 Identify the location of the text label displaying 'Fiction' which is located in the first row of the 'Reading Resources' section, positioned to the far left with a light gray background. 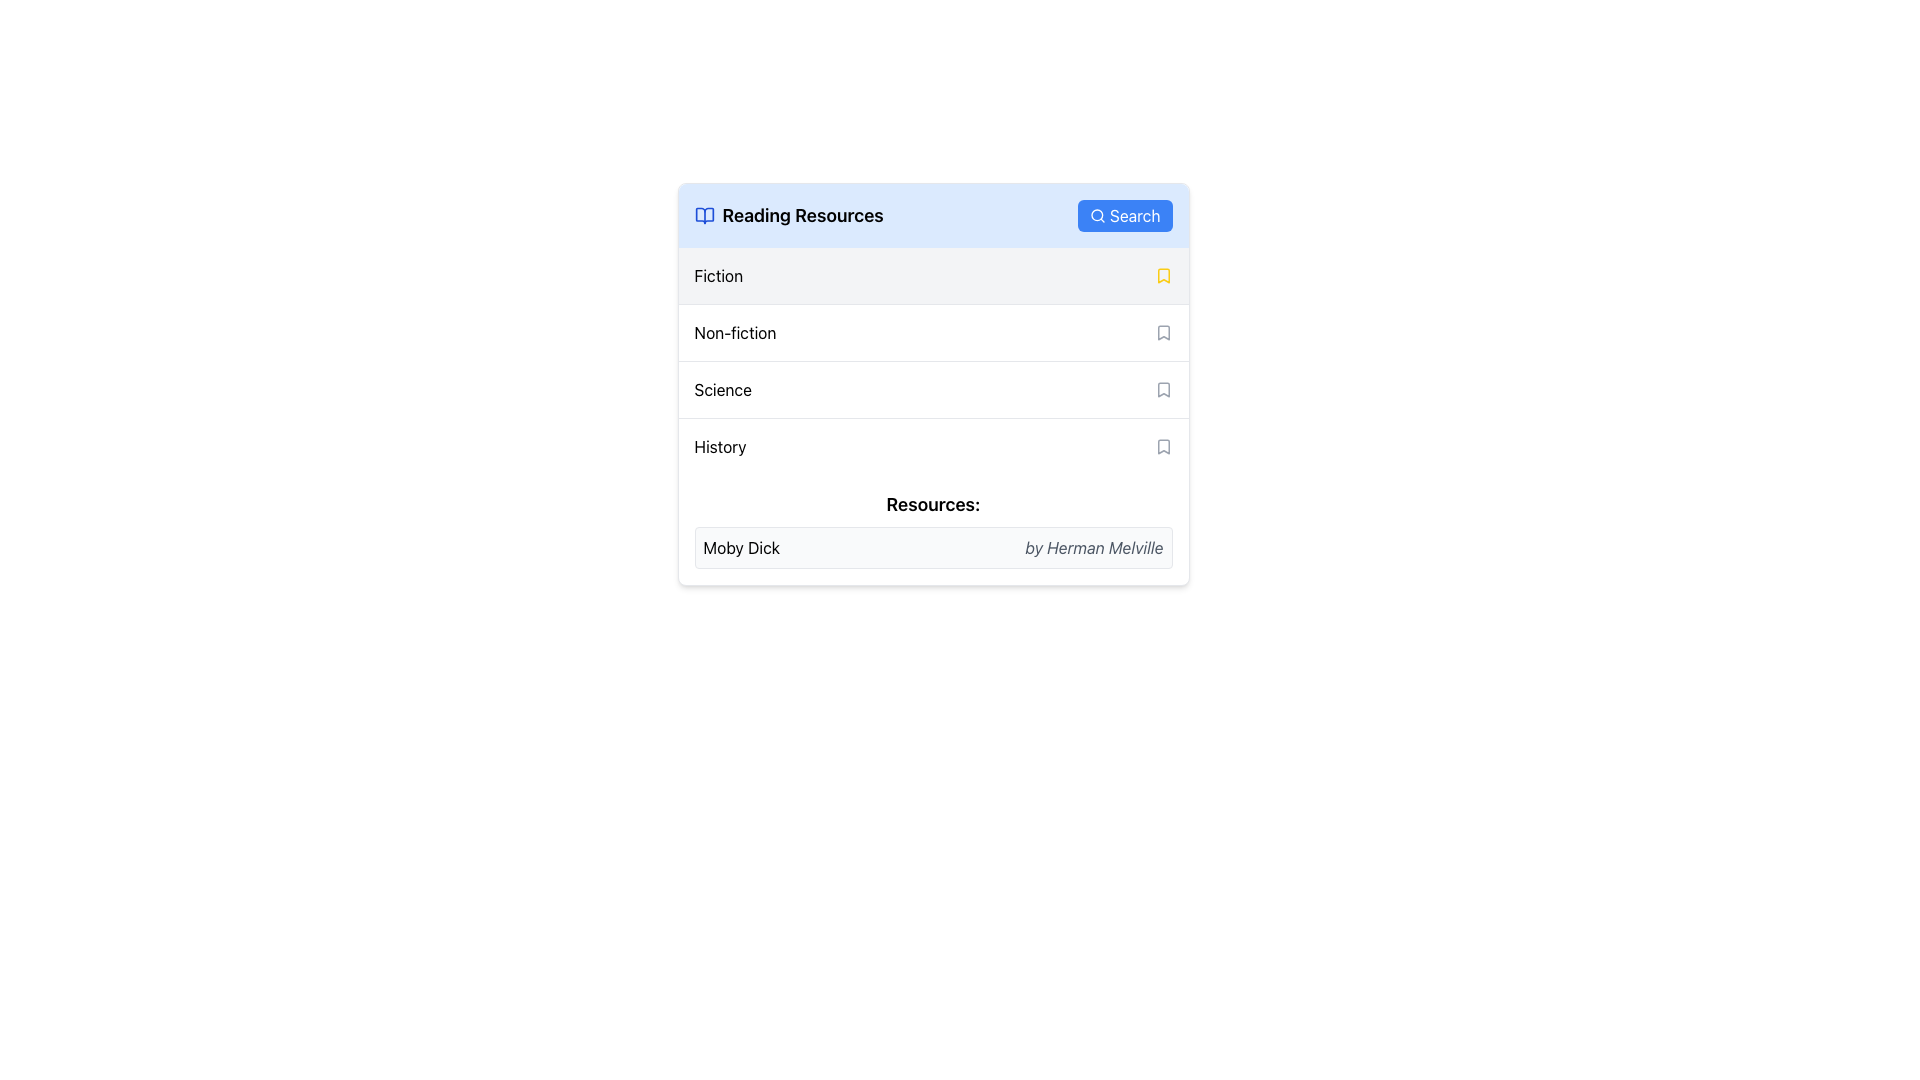
(718, 276).